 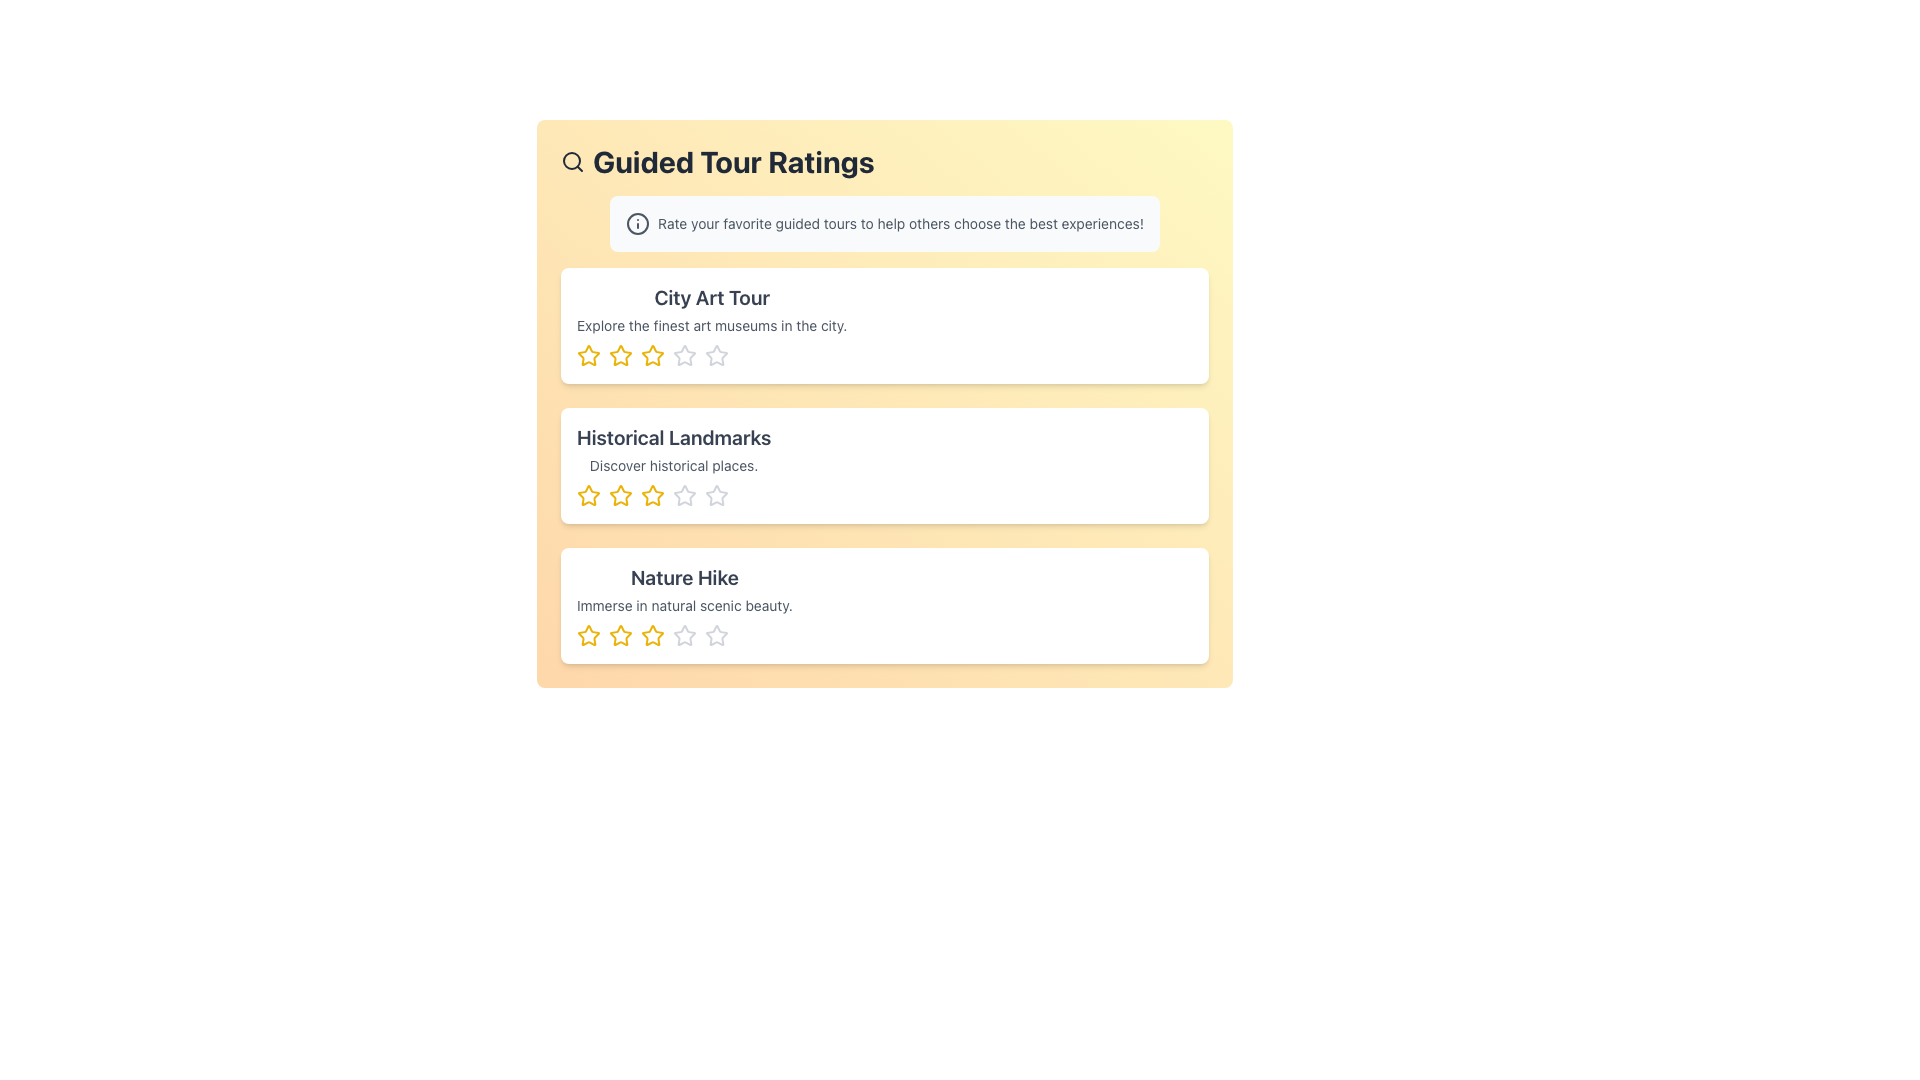 I want to click on the first star in the rating section for 'Nature Hike', so click(x=619, y=635).